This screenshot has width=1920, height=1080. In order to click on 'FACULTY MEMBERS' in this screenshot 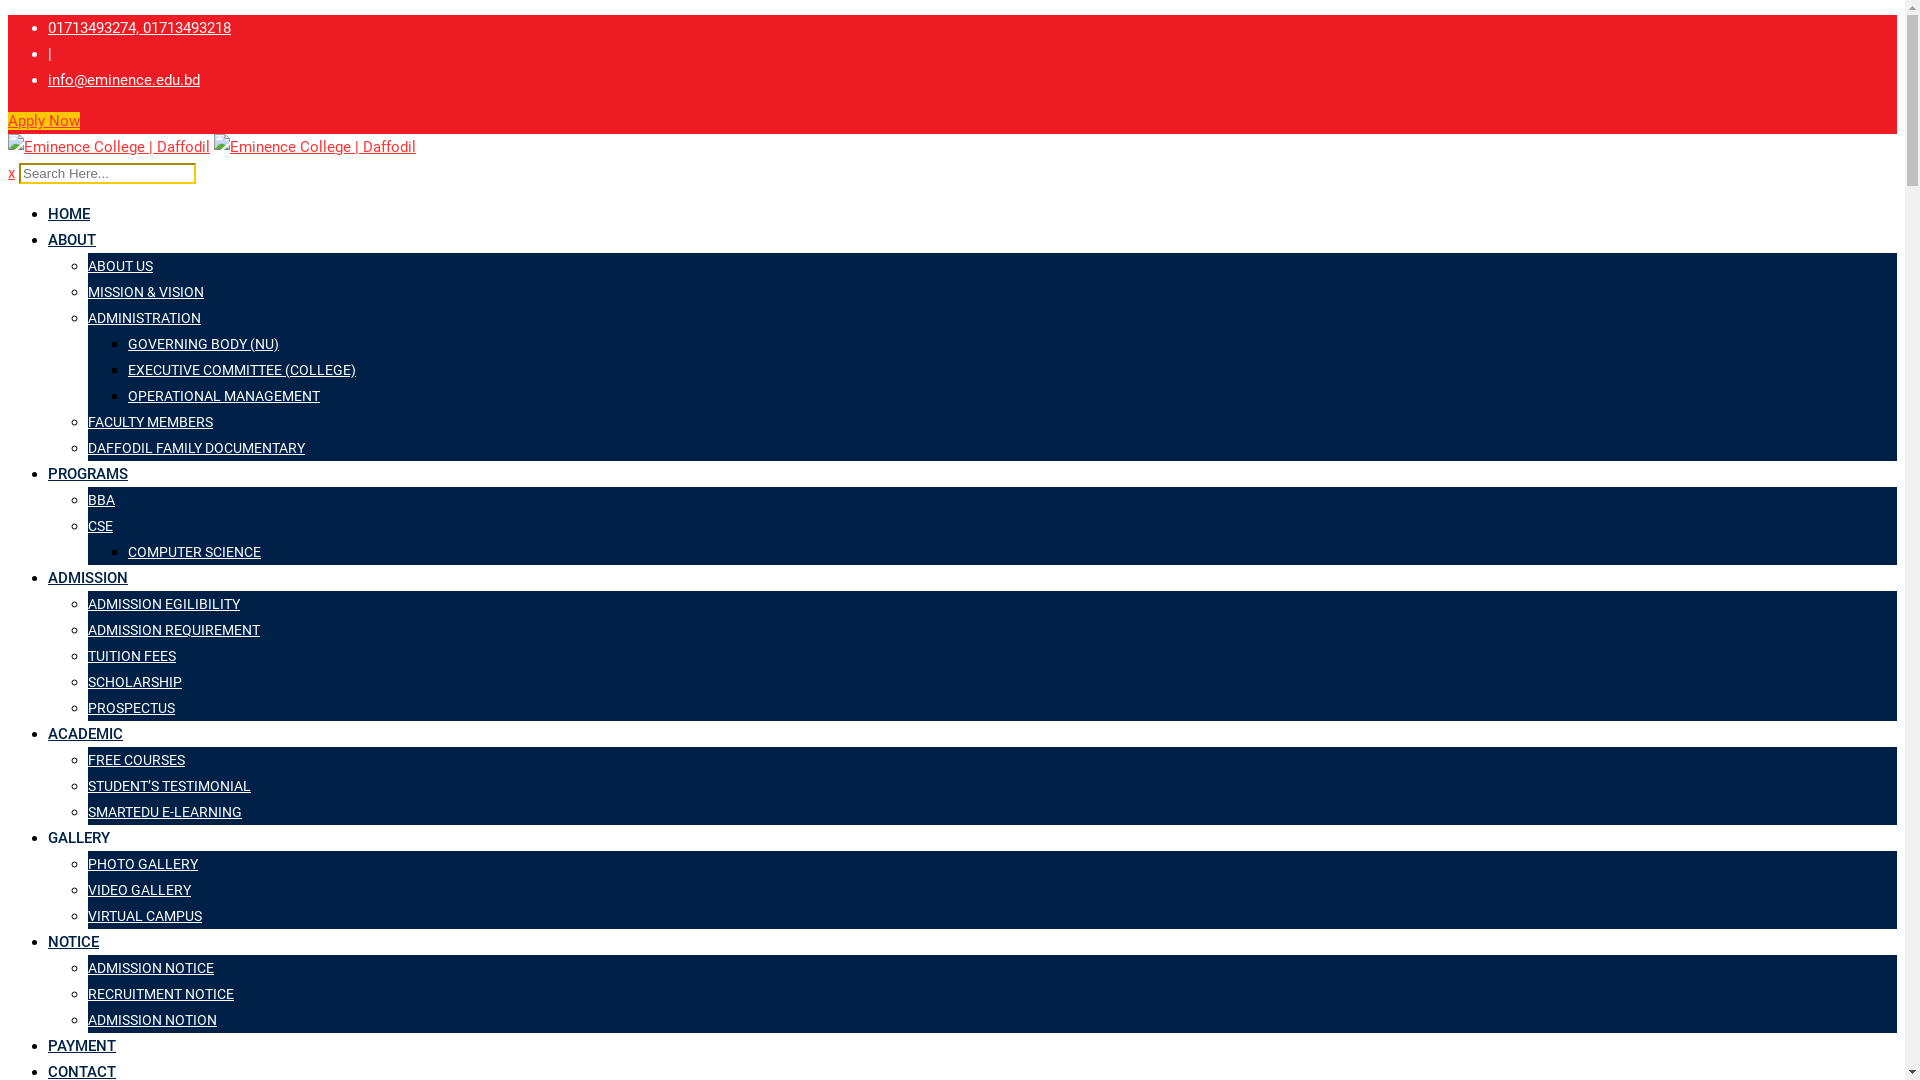, I will do `click(86, 420)`.